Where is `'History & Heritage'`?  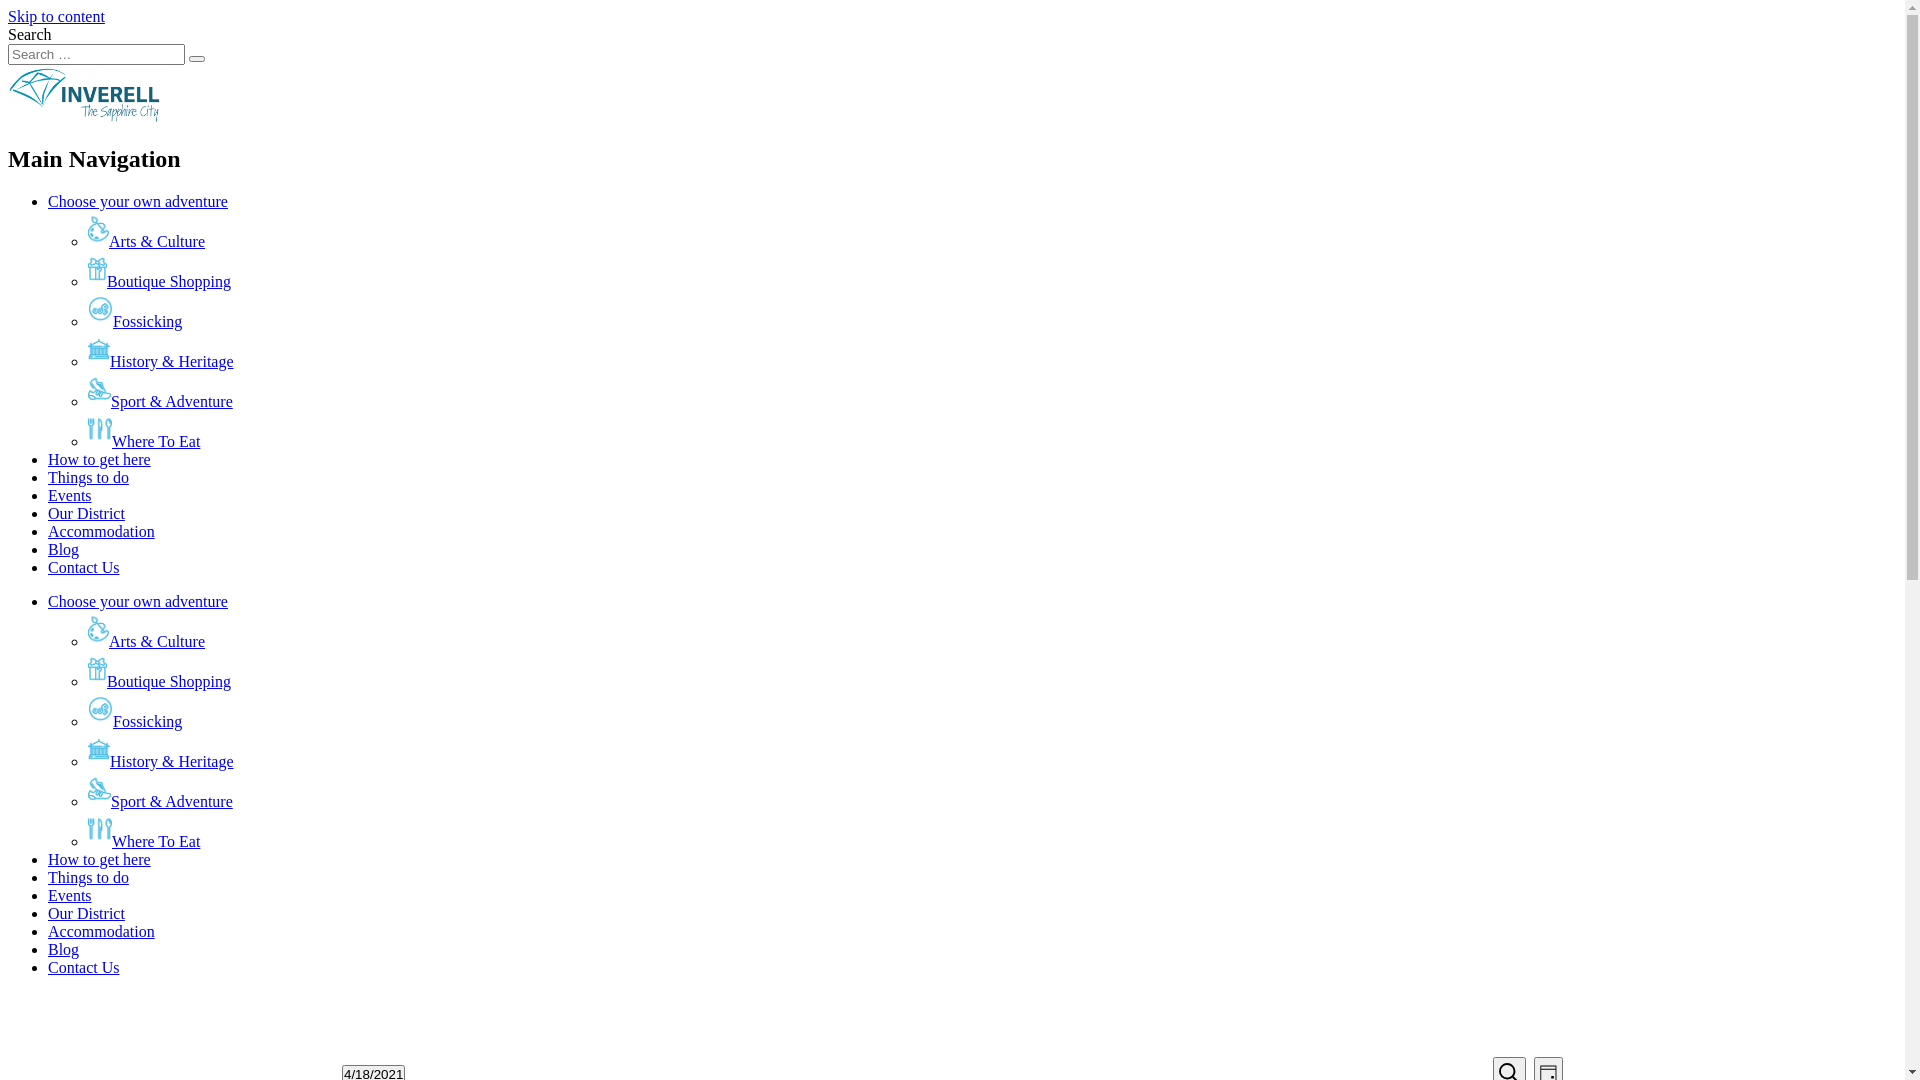
'History & Heritage' is located at coordinates (161, 361).